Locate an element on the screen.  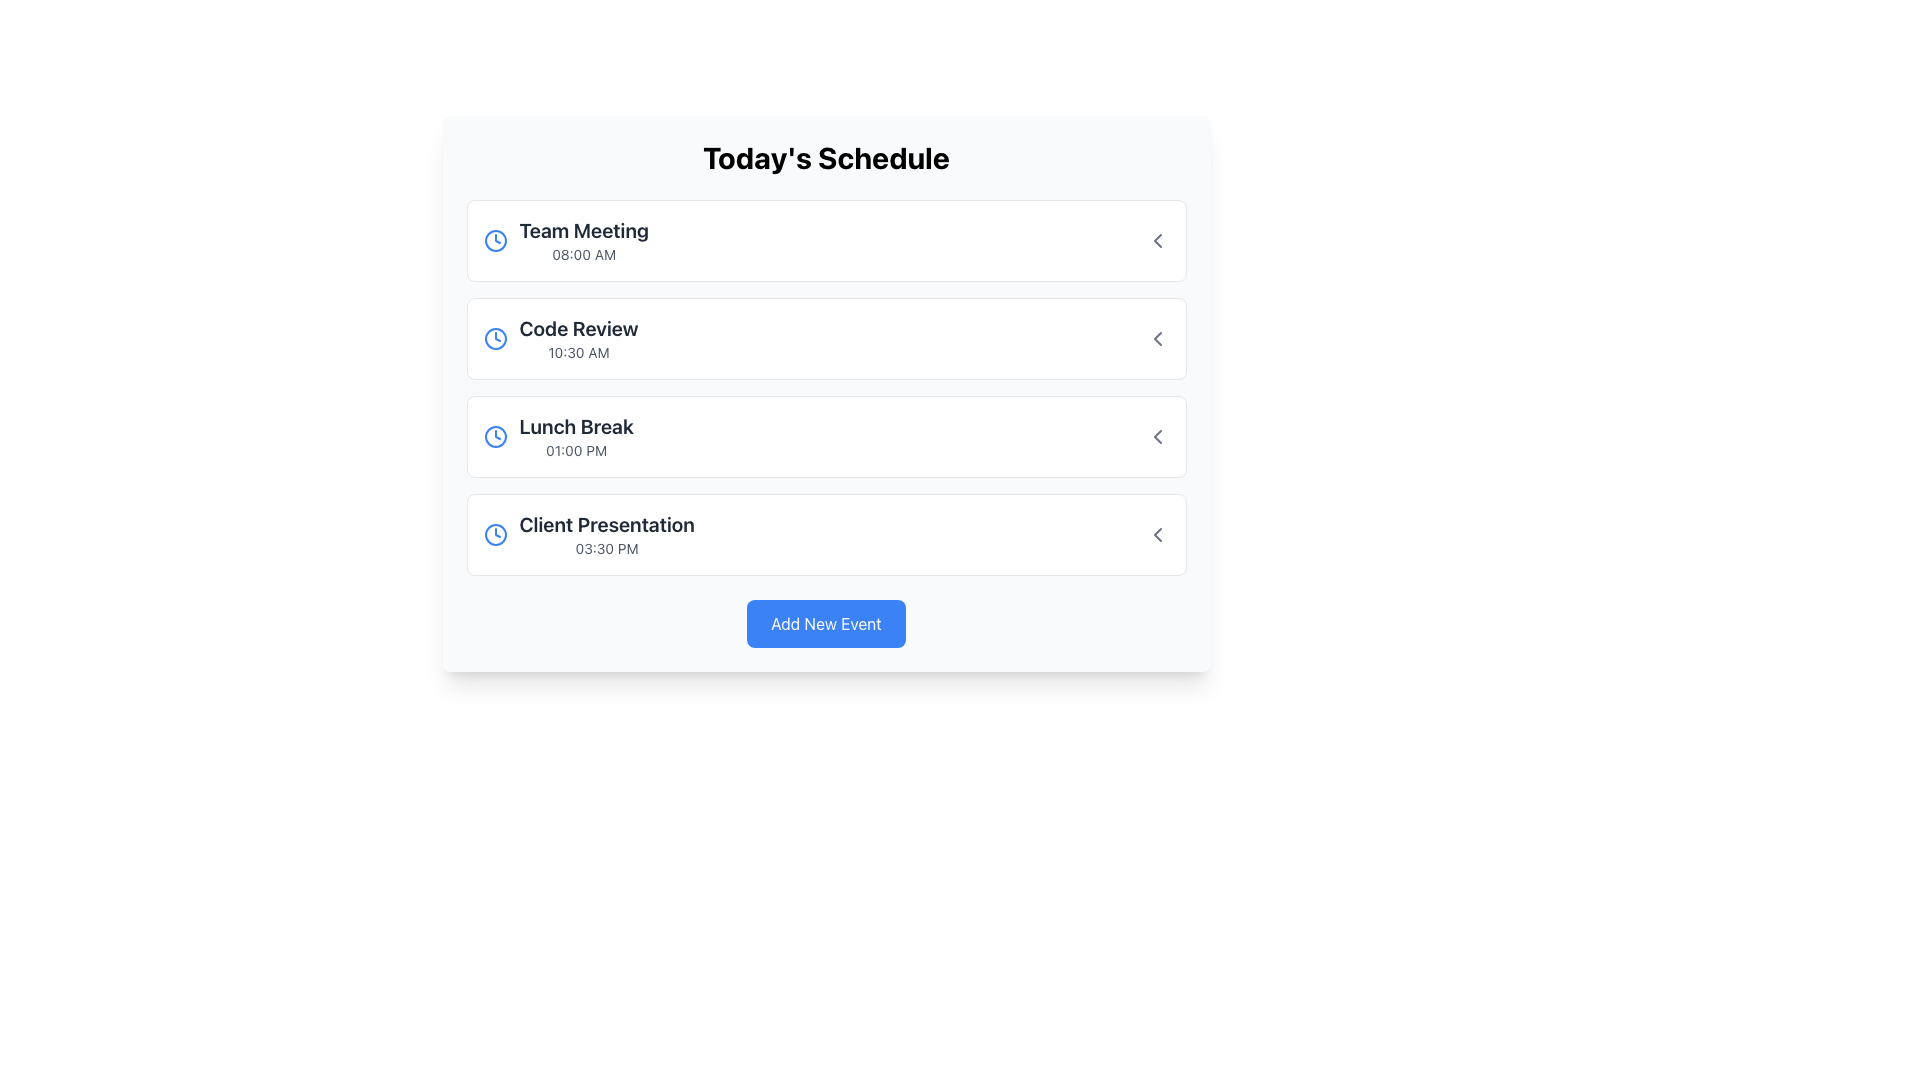
the scheduled event titled 'Code Review' at '10:30 AM' in the second row of 'Today's Schedule' is located at coordinates (560, 338).